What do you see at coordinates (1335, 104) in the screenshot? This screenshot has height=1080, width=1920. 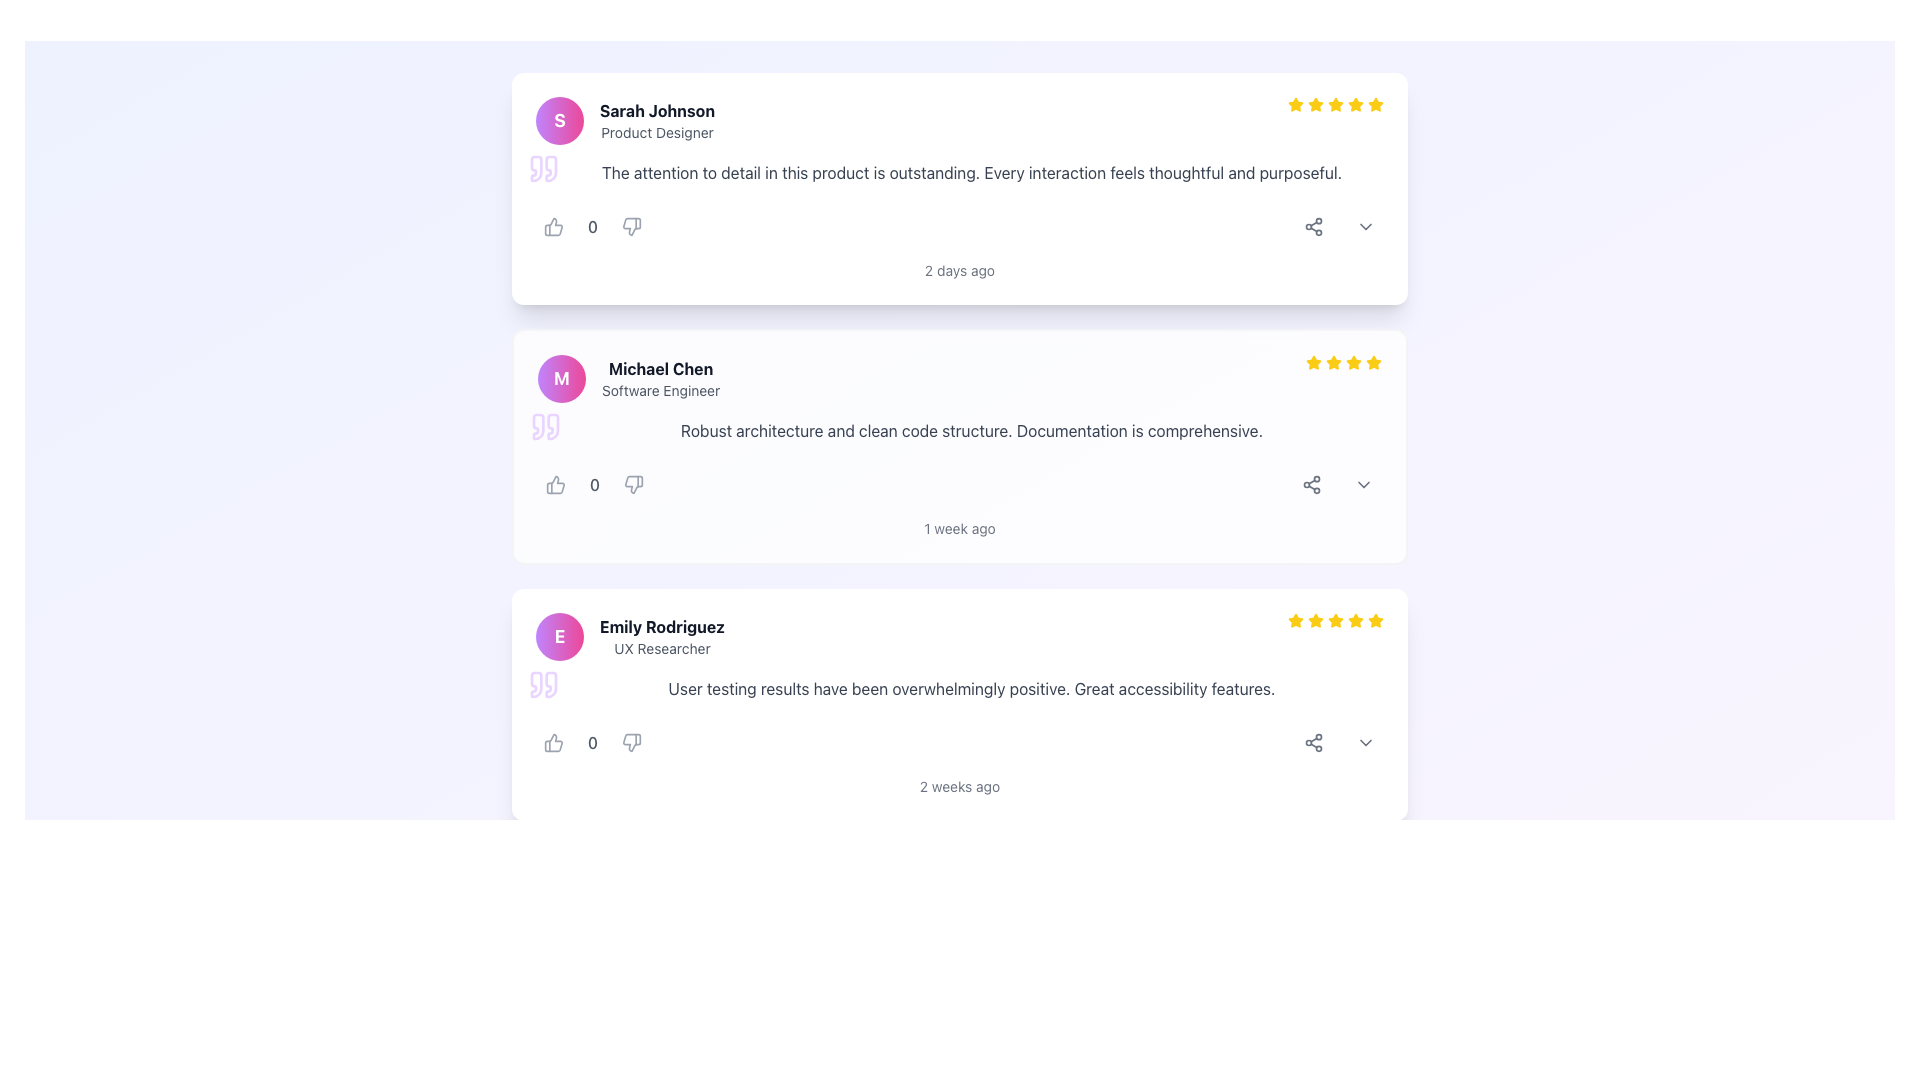 I see `the yellow star icon, which is the fifth in a horizontal row of five stars located to the top right of Sarah Johnson's comment box` at bounding box center [1335, 104].